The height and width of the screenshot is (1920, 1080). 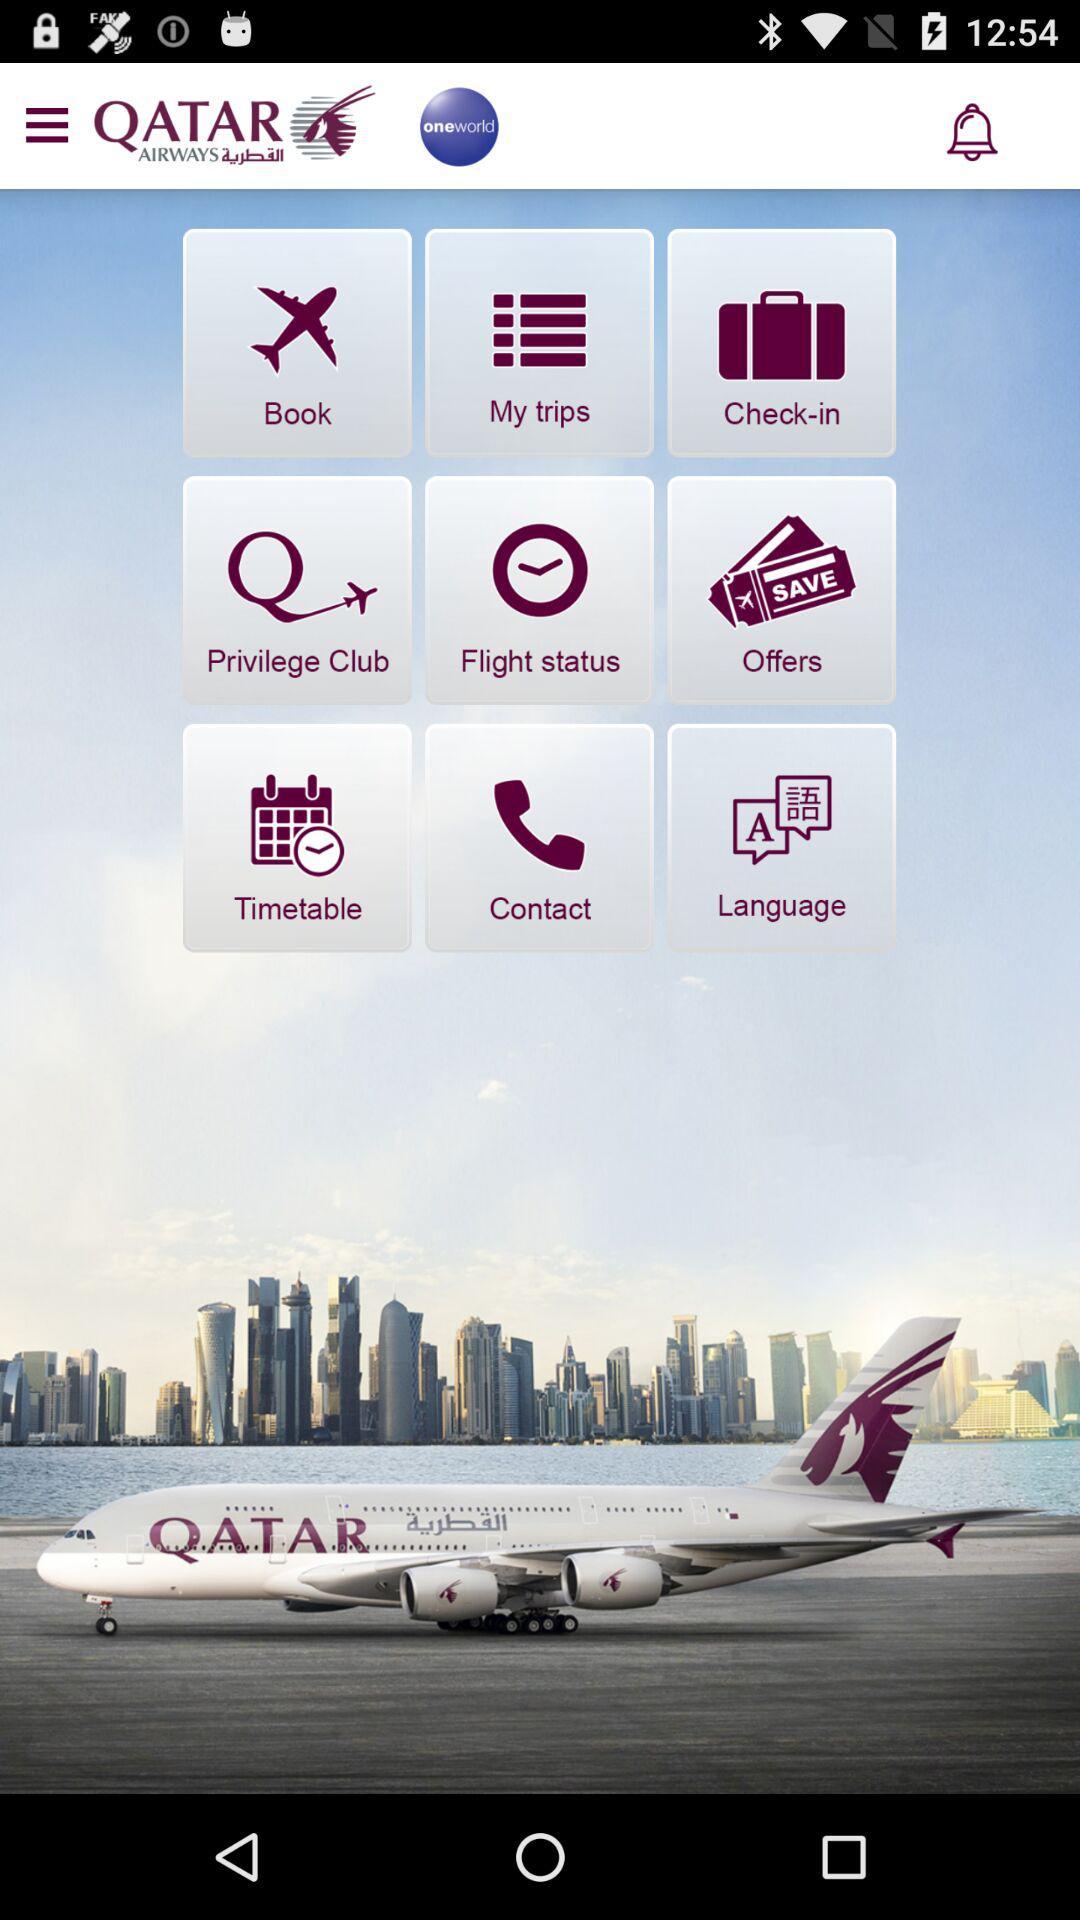 What do you see at coordinates (780, 838) in the screenshot?
I see `ateno para o icone de linguage` at bounding box center [780, 838].